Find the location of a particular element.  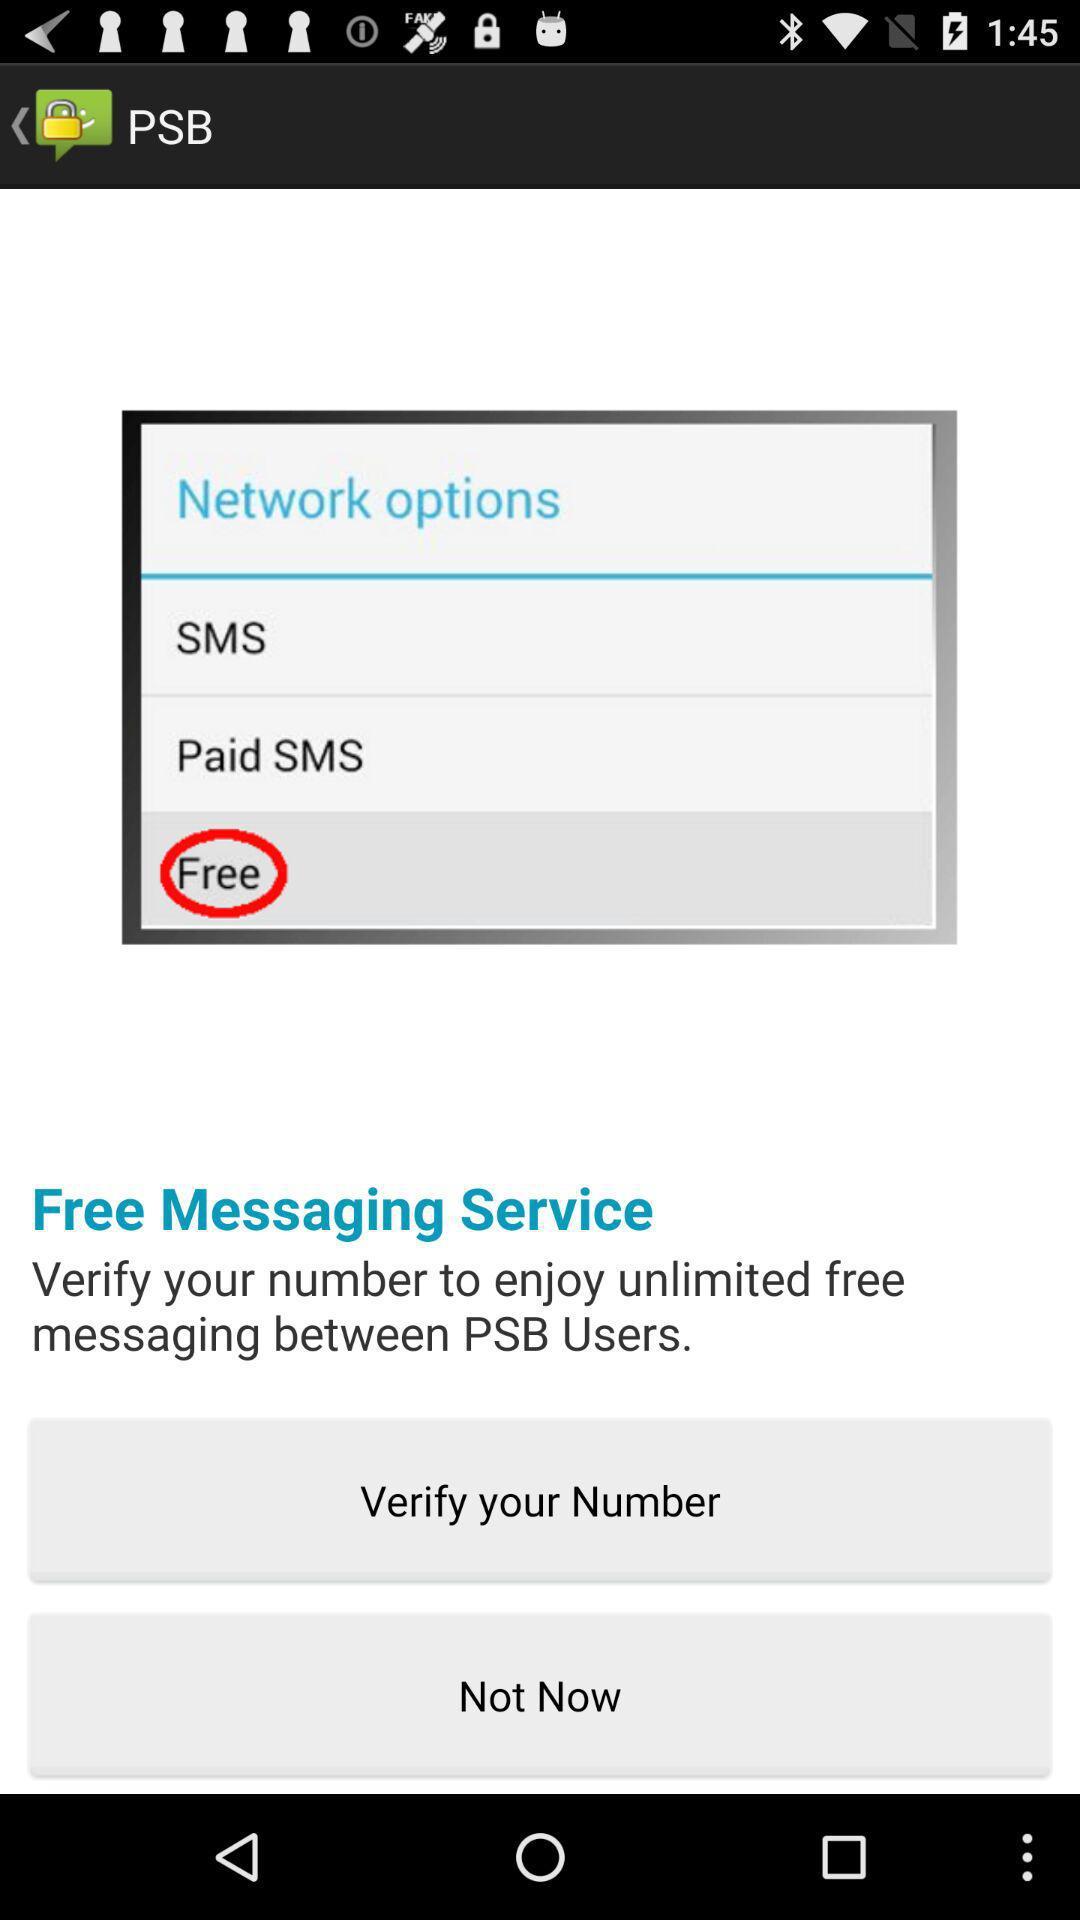

not now button is located at coordinates (540, 1695).